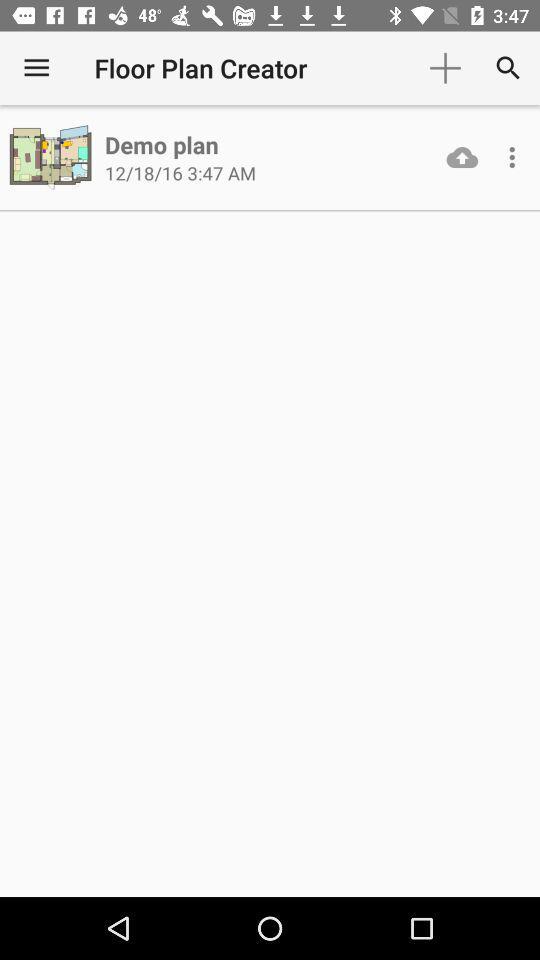 The height and width of the screenshot is (960, 540). I want to click on item to the right of the 12 18 16 item, so click(462, 156).